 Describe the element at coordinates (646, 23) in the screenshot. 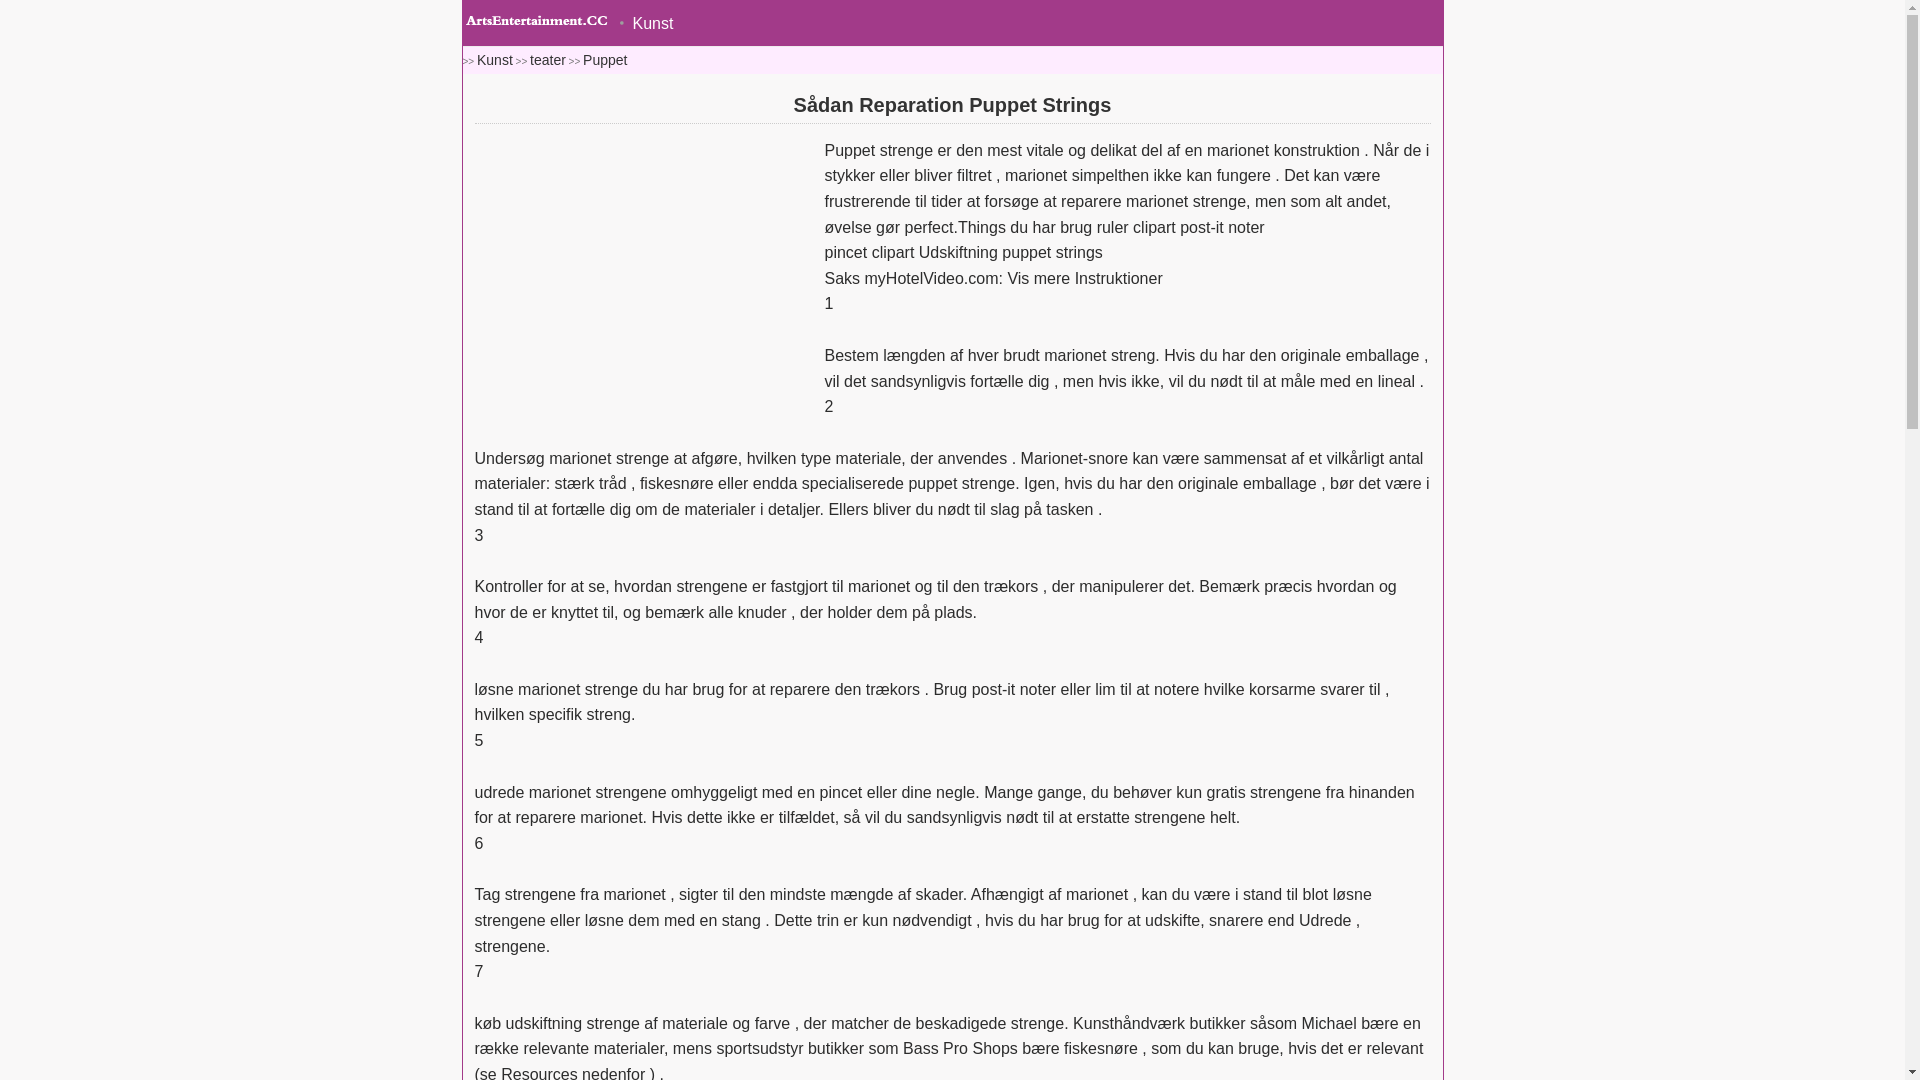

I see `'Kunst'` at that location.